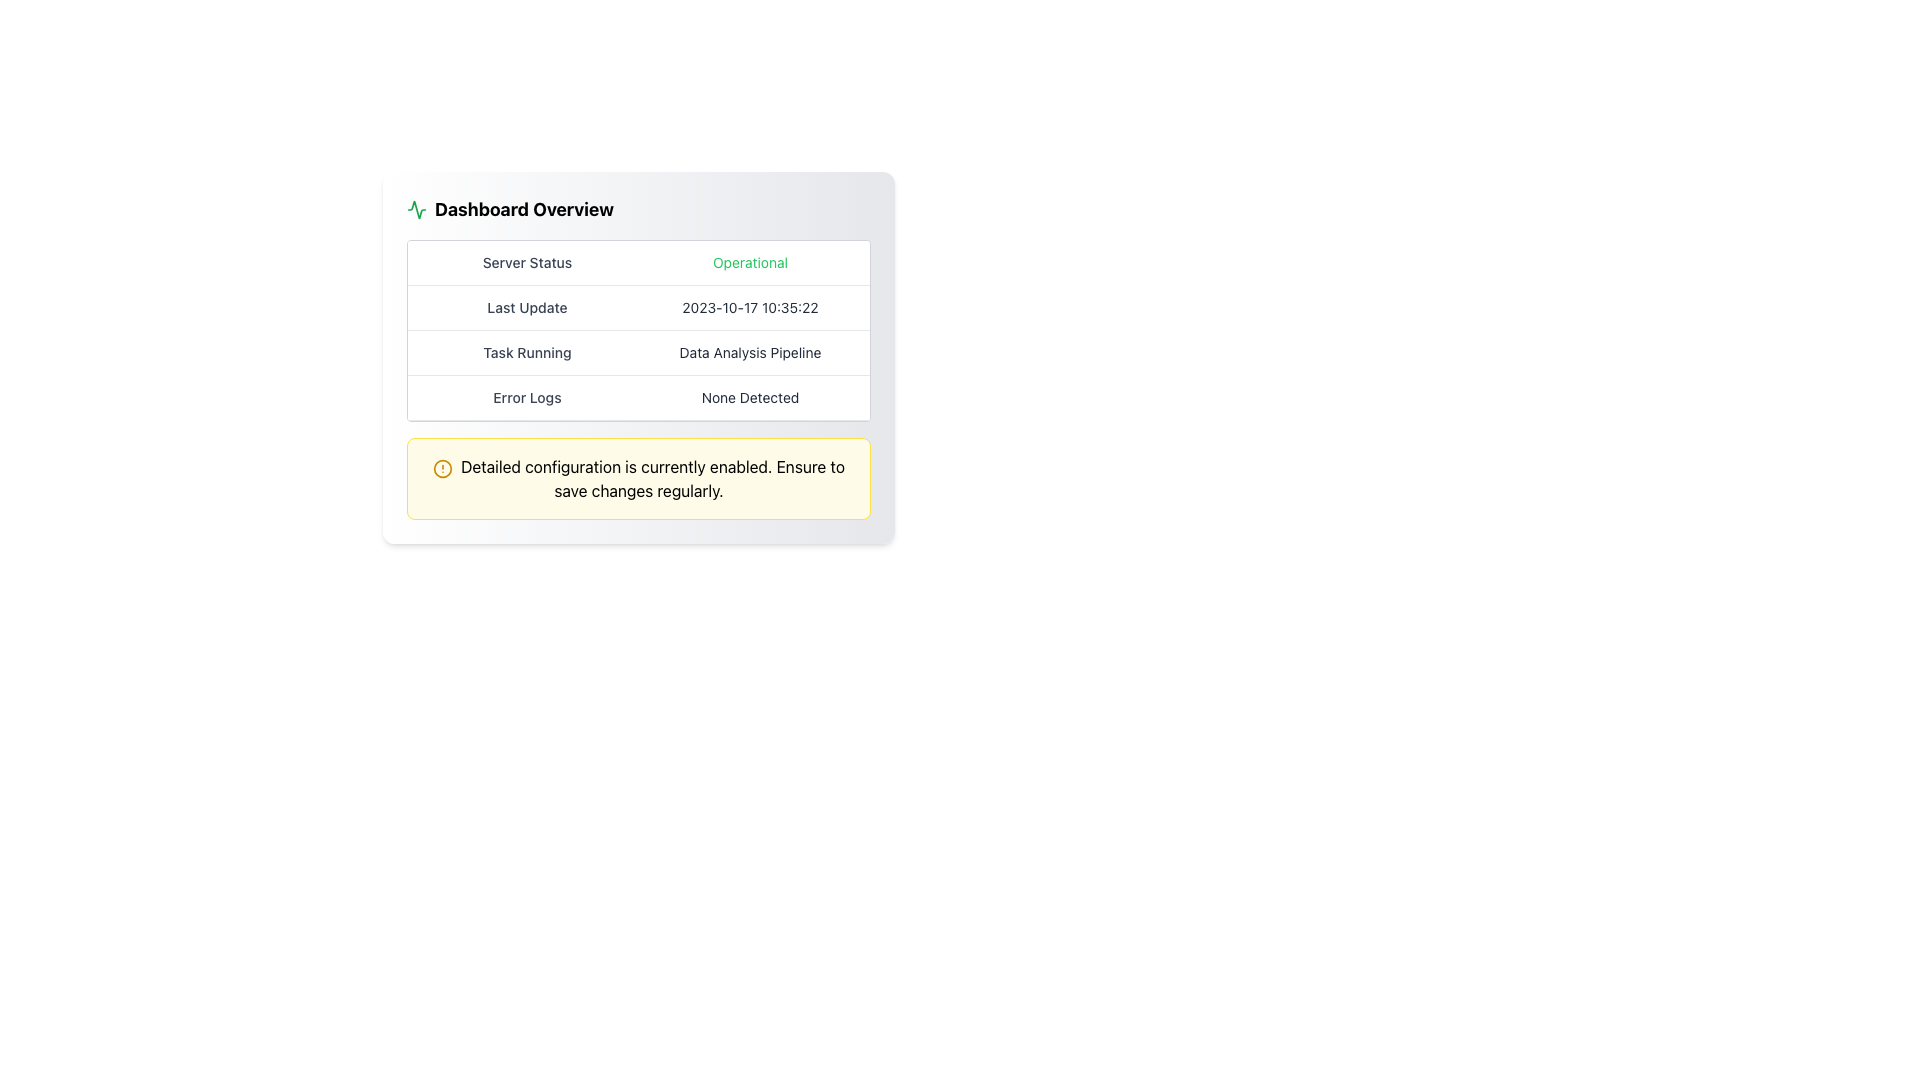 This screenshot has height=1080, width=1920. I want to click on the text display element that shows 'None Detected', located in the second column of the 'Error Logs' row, fourth row of the overview section, so click(749, 397).